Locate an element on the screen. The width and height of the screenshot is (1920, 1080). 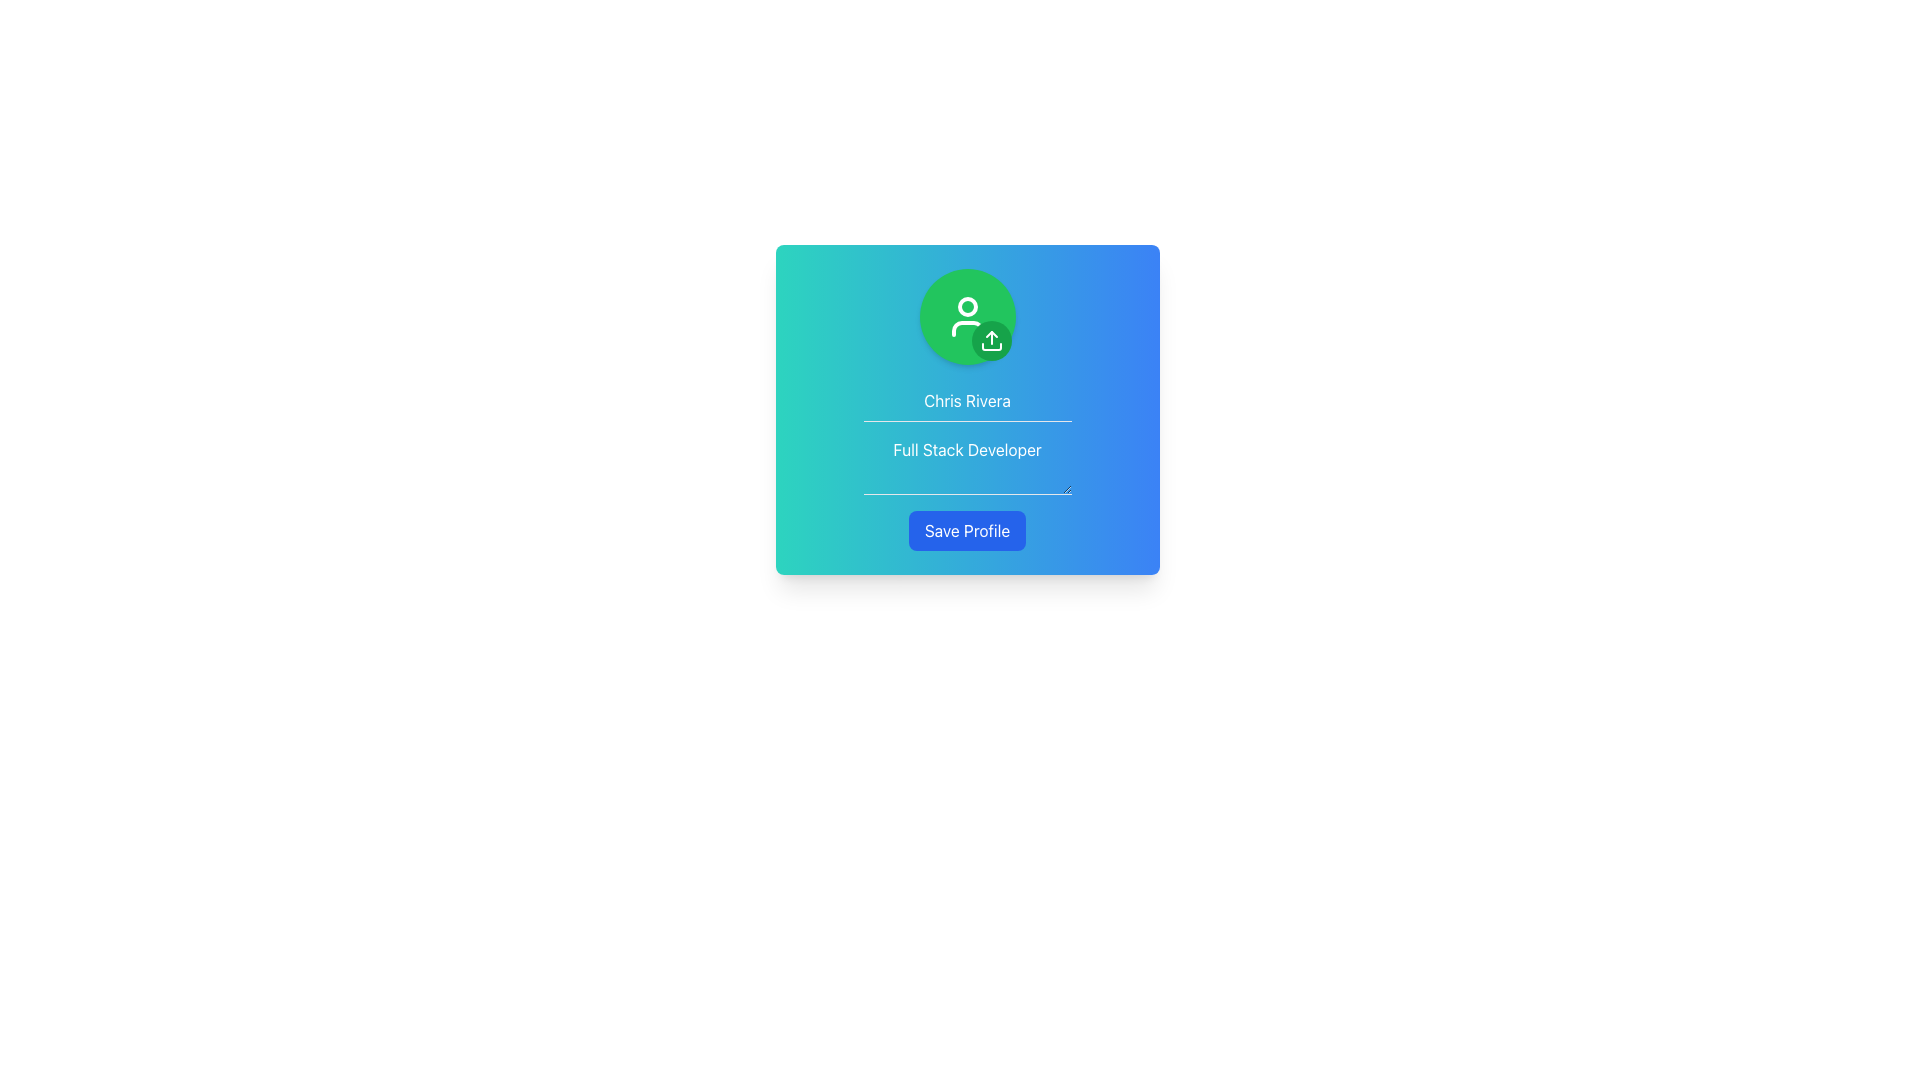
the save button located centrally below the 'Full Stack Developer' text field is located at coordinates (967, 530).